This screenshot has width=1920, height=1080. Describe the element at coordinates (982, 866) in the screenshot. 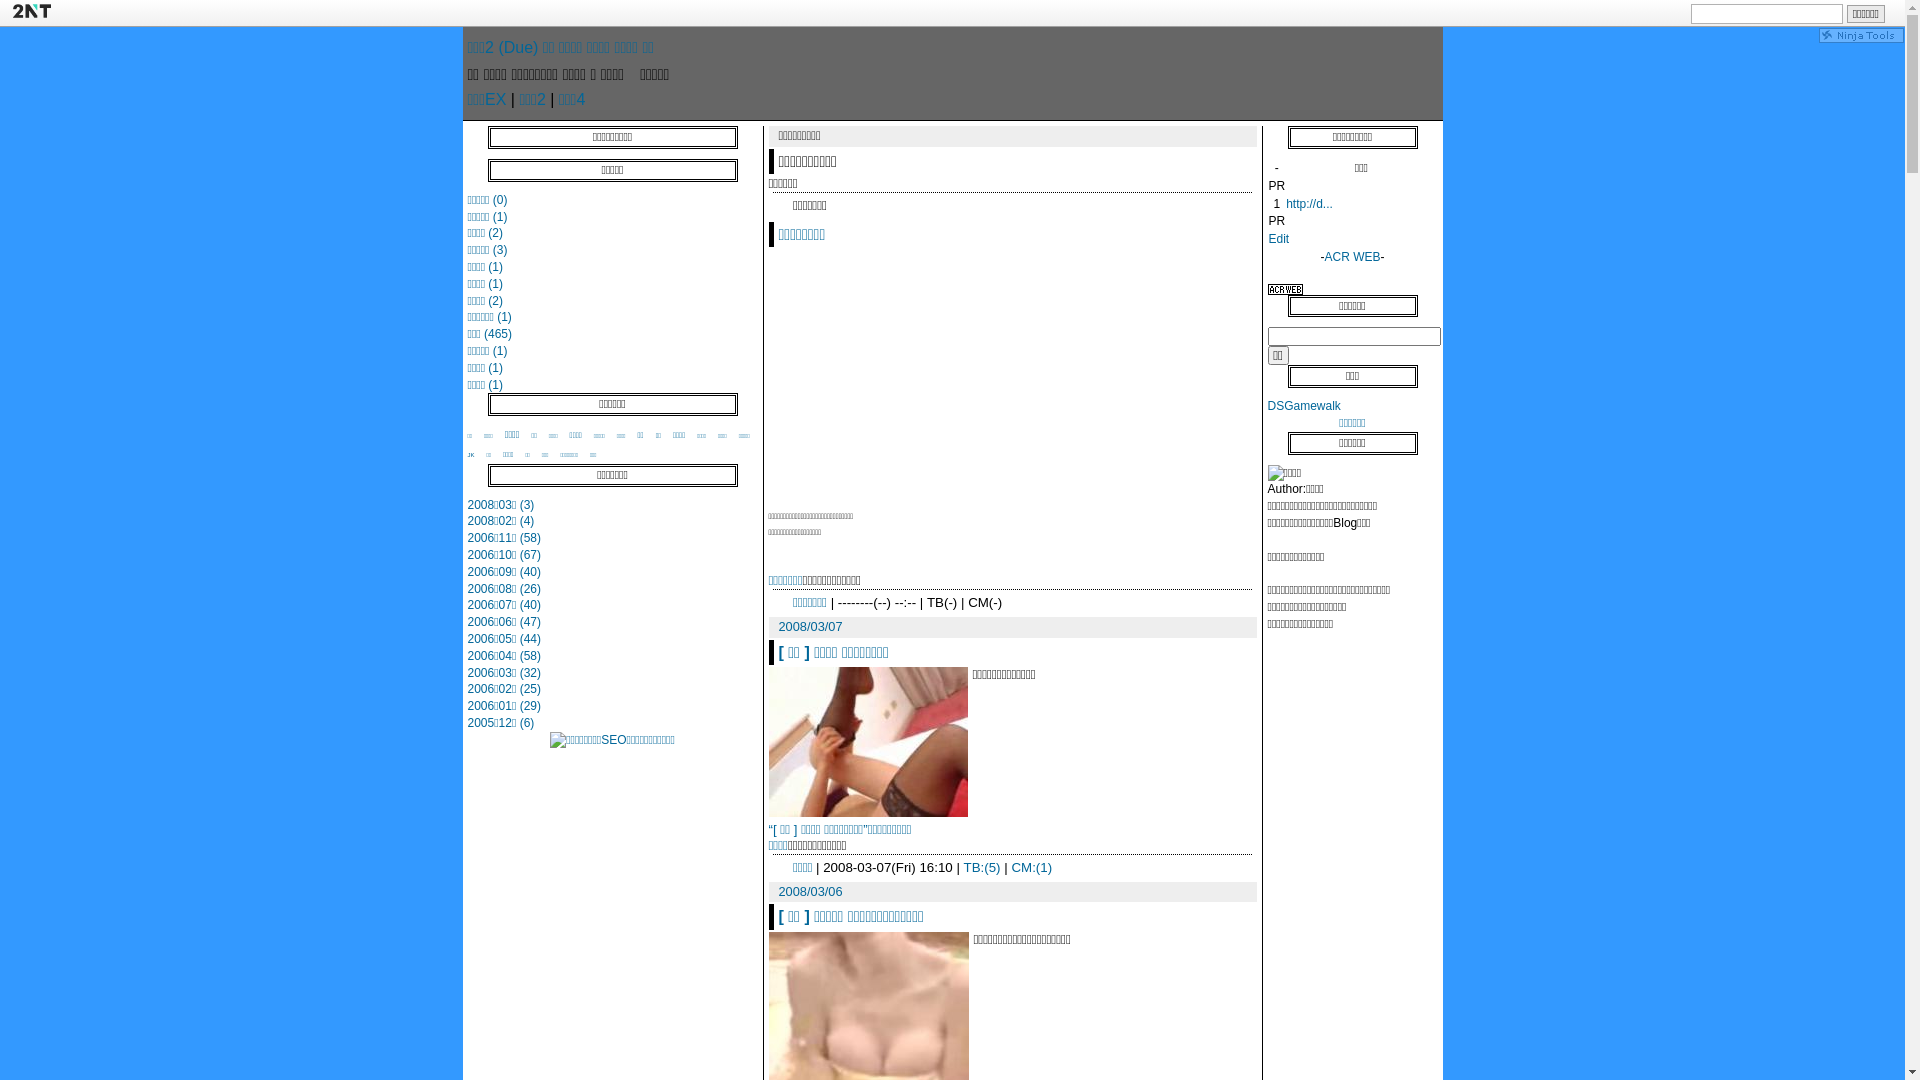

I see `'TB:(5)'` at that location.